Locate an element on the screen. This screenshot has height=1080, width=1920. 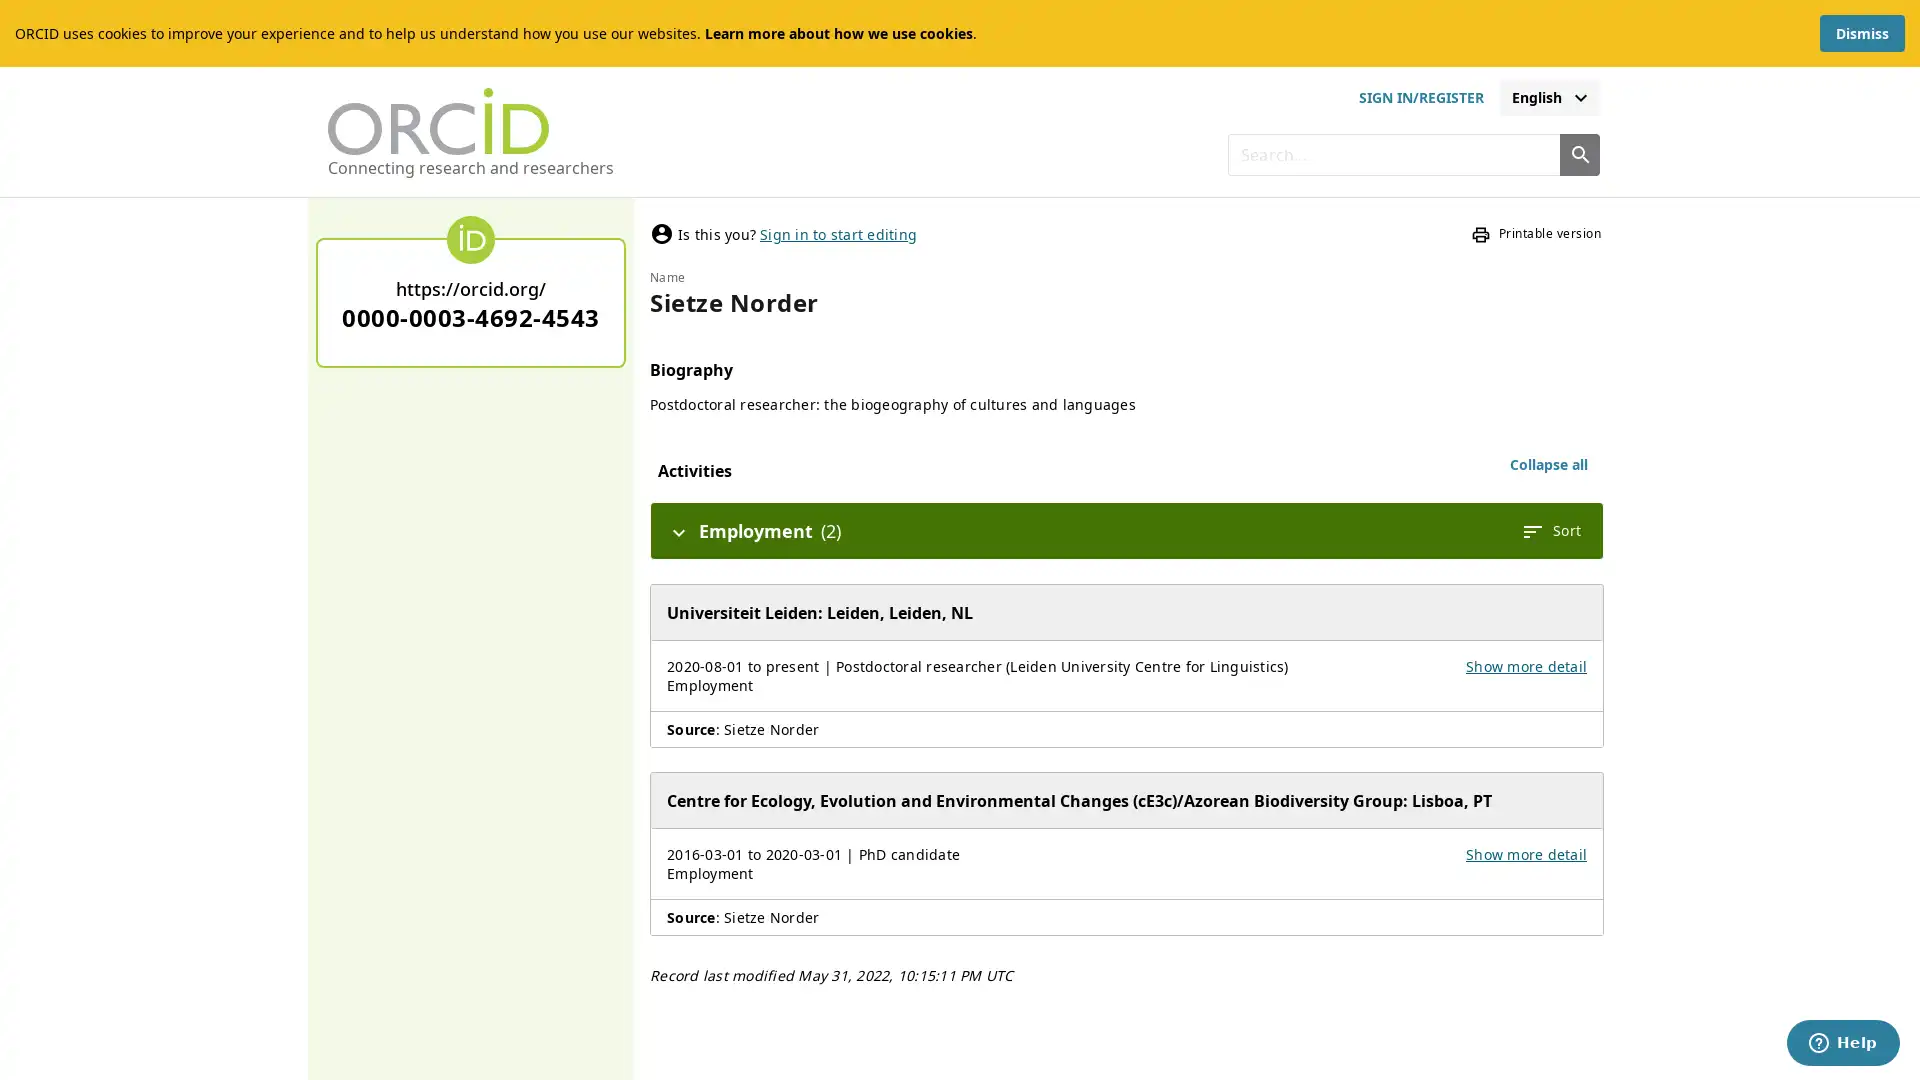
sign in or register is located at coordinates (1419, 97).